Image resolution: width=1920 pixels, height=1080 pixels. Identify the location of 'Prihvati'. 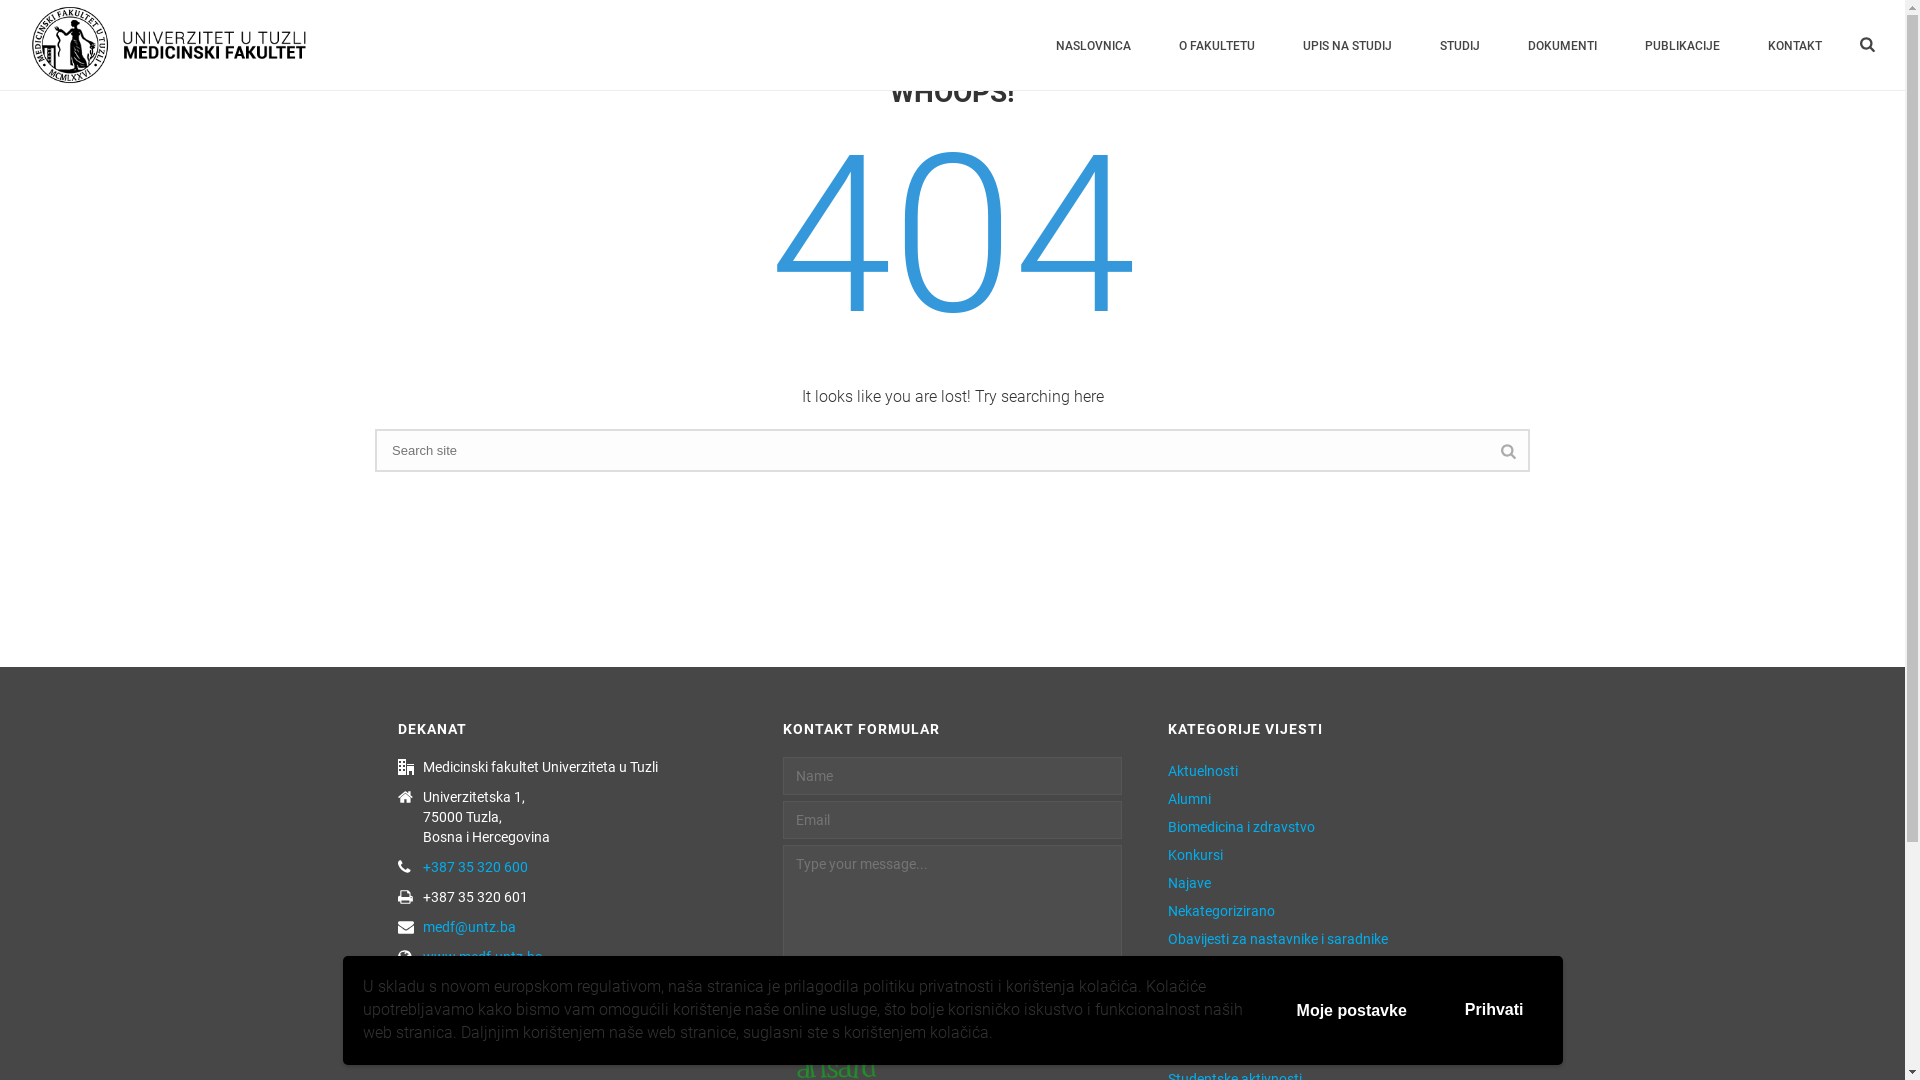
(1494, 1010).